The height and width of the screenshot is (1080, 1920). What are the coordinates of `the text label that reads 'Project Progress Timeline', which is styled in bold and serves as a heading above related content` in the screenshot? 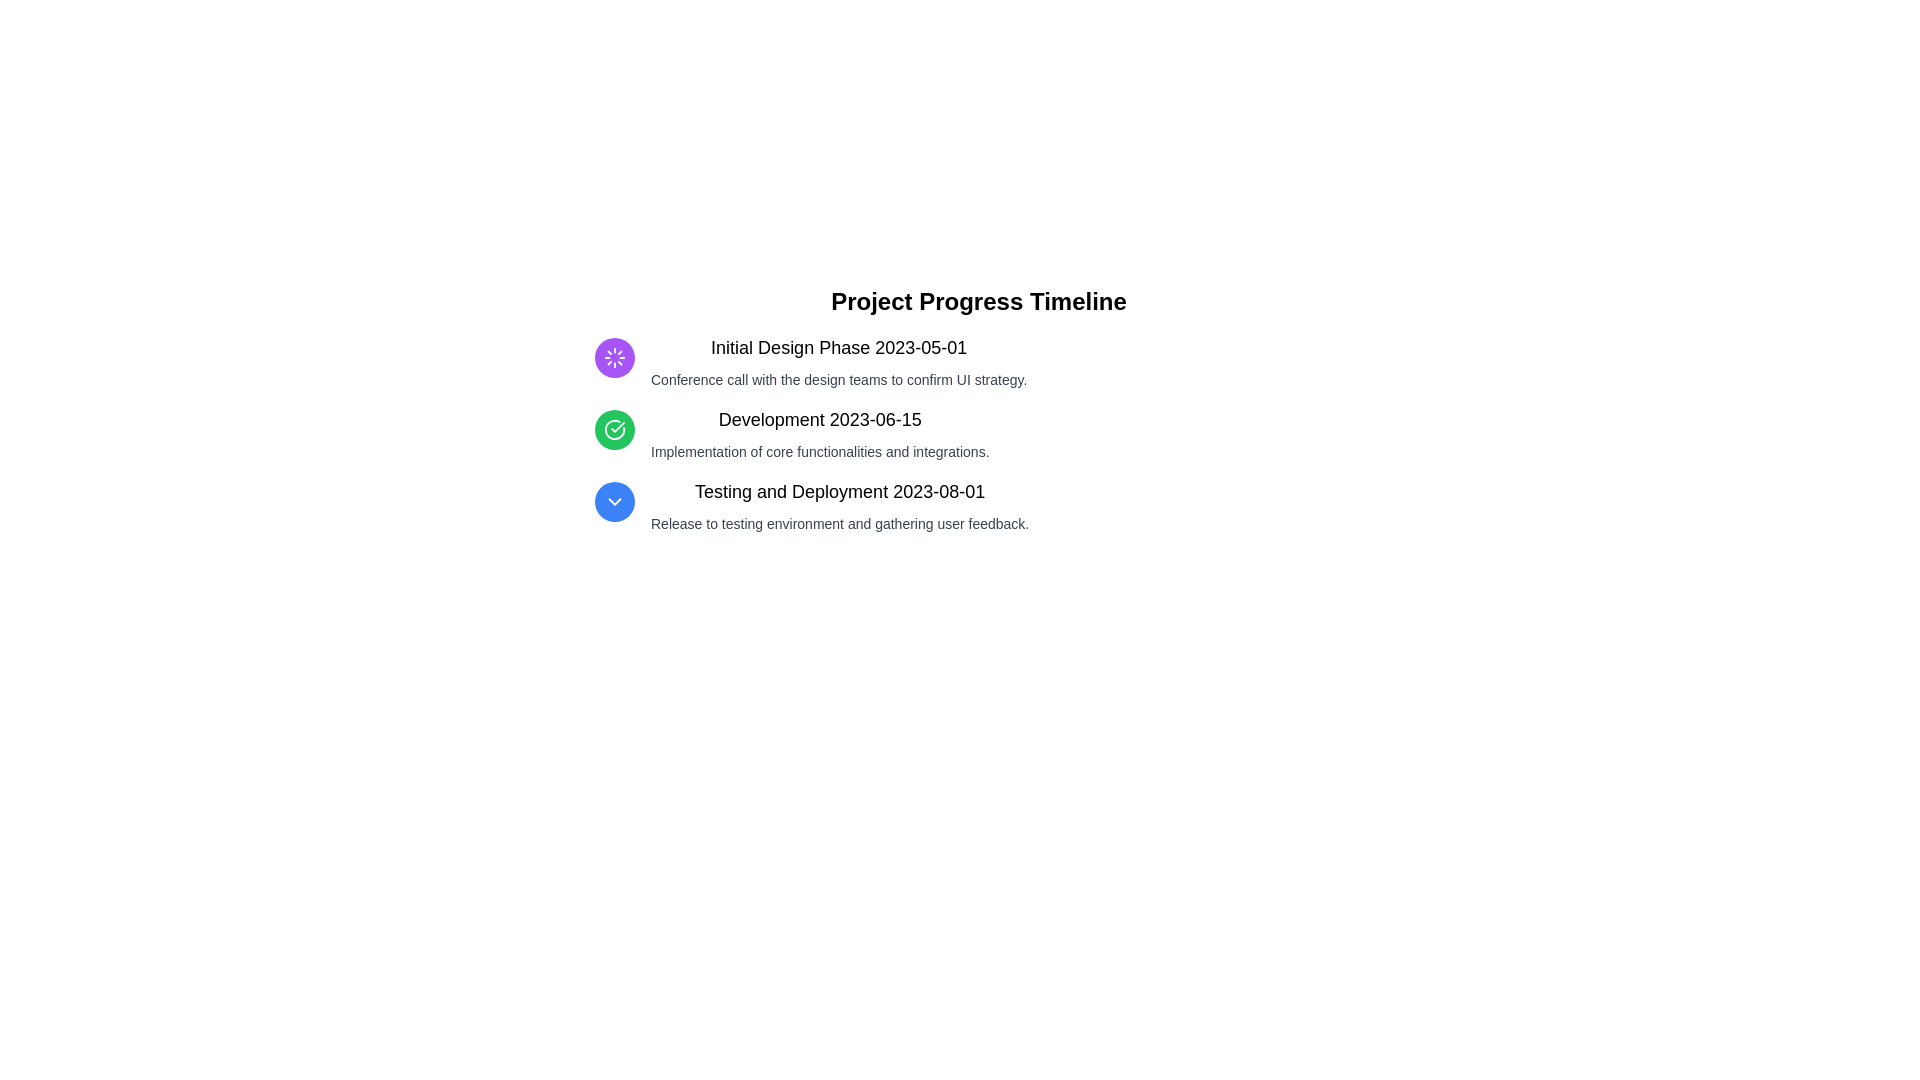 It's located at (979, 301).